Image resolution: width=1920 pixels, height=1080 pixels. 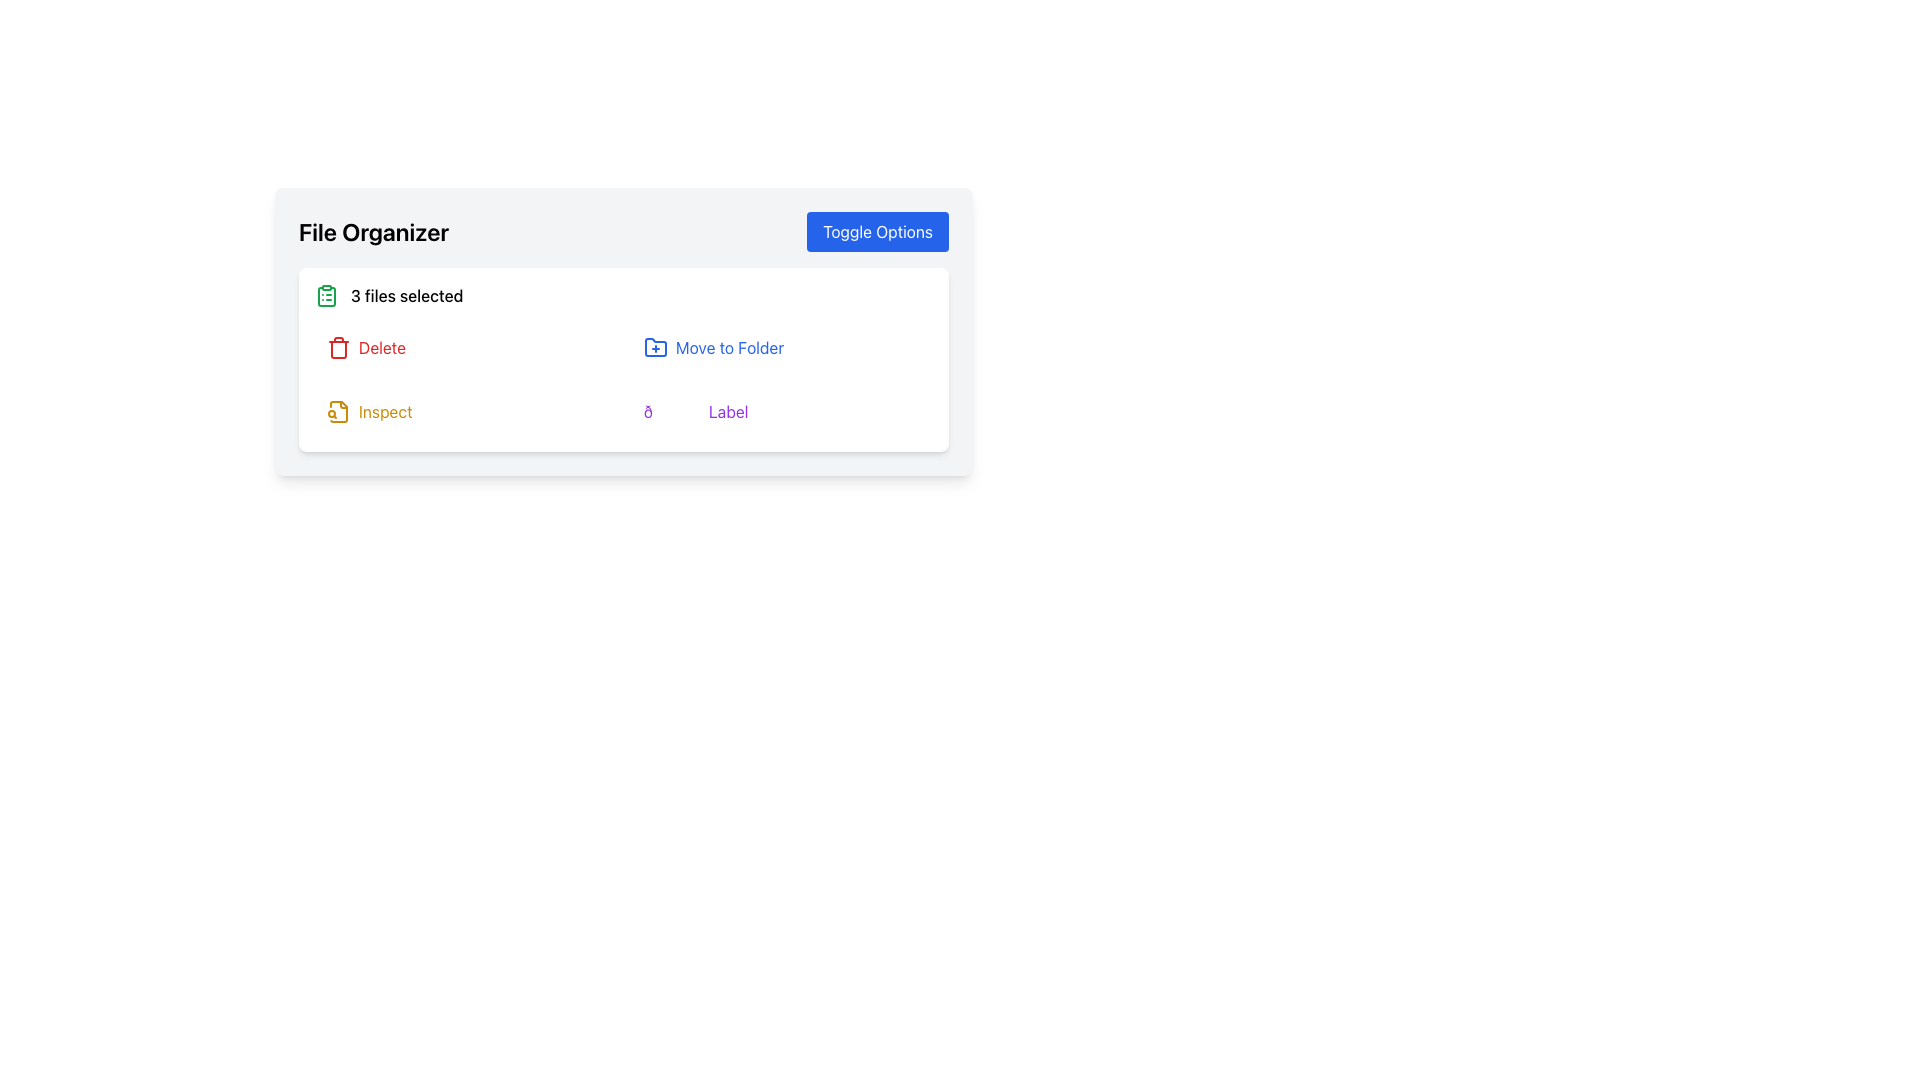 What do you see at coordinates (656, 346) in the screenshot?
I see `the 'Move to Folder' button which contains a blue folder icon with a plus sign, located in the center-left area of the button` at bounding box center [656, 346].